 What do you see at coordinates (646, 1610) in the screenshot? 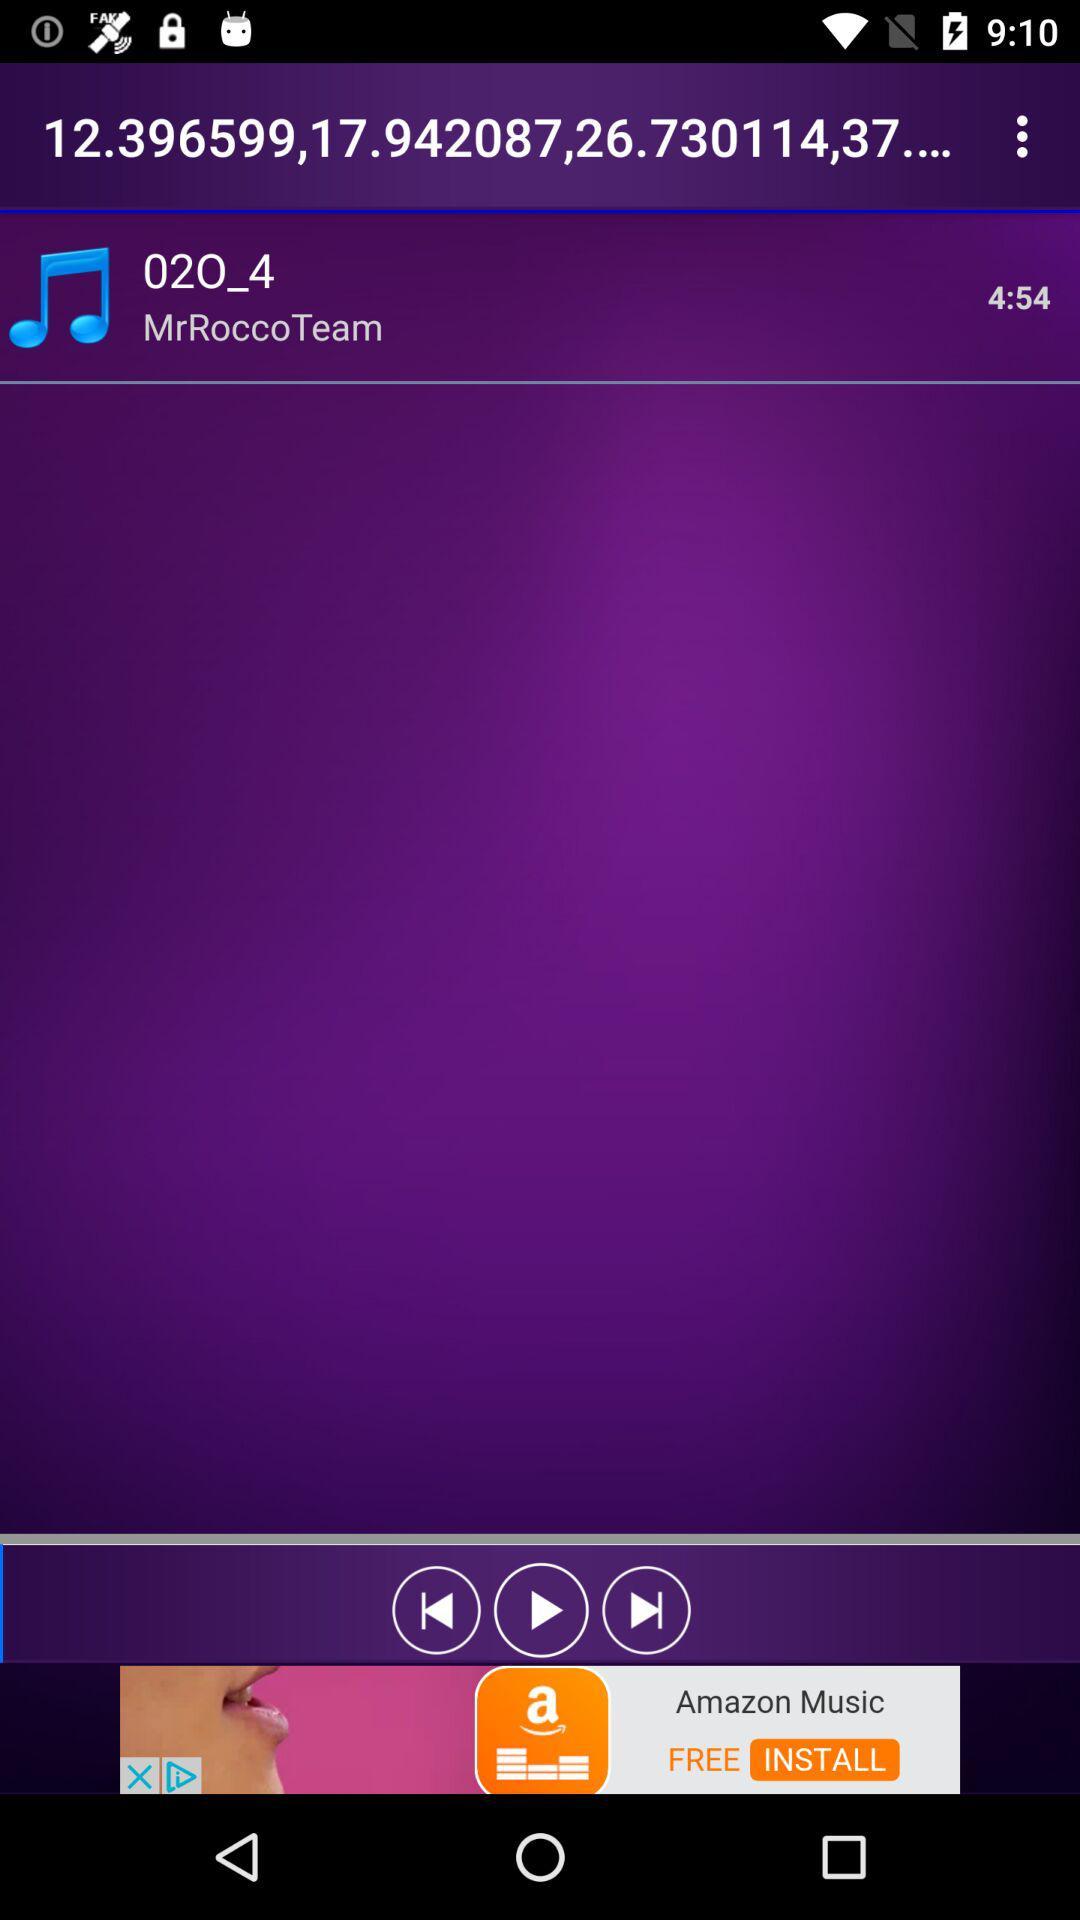
I see `to goto next music in the music list` at bounding box center [646, 1610].